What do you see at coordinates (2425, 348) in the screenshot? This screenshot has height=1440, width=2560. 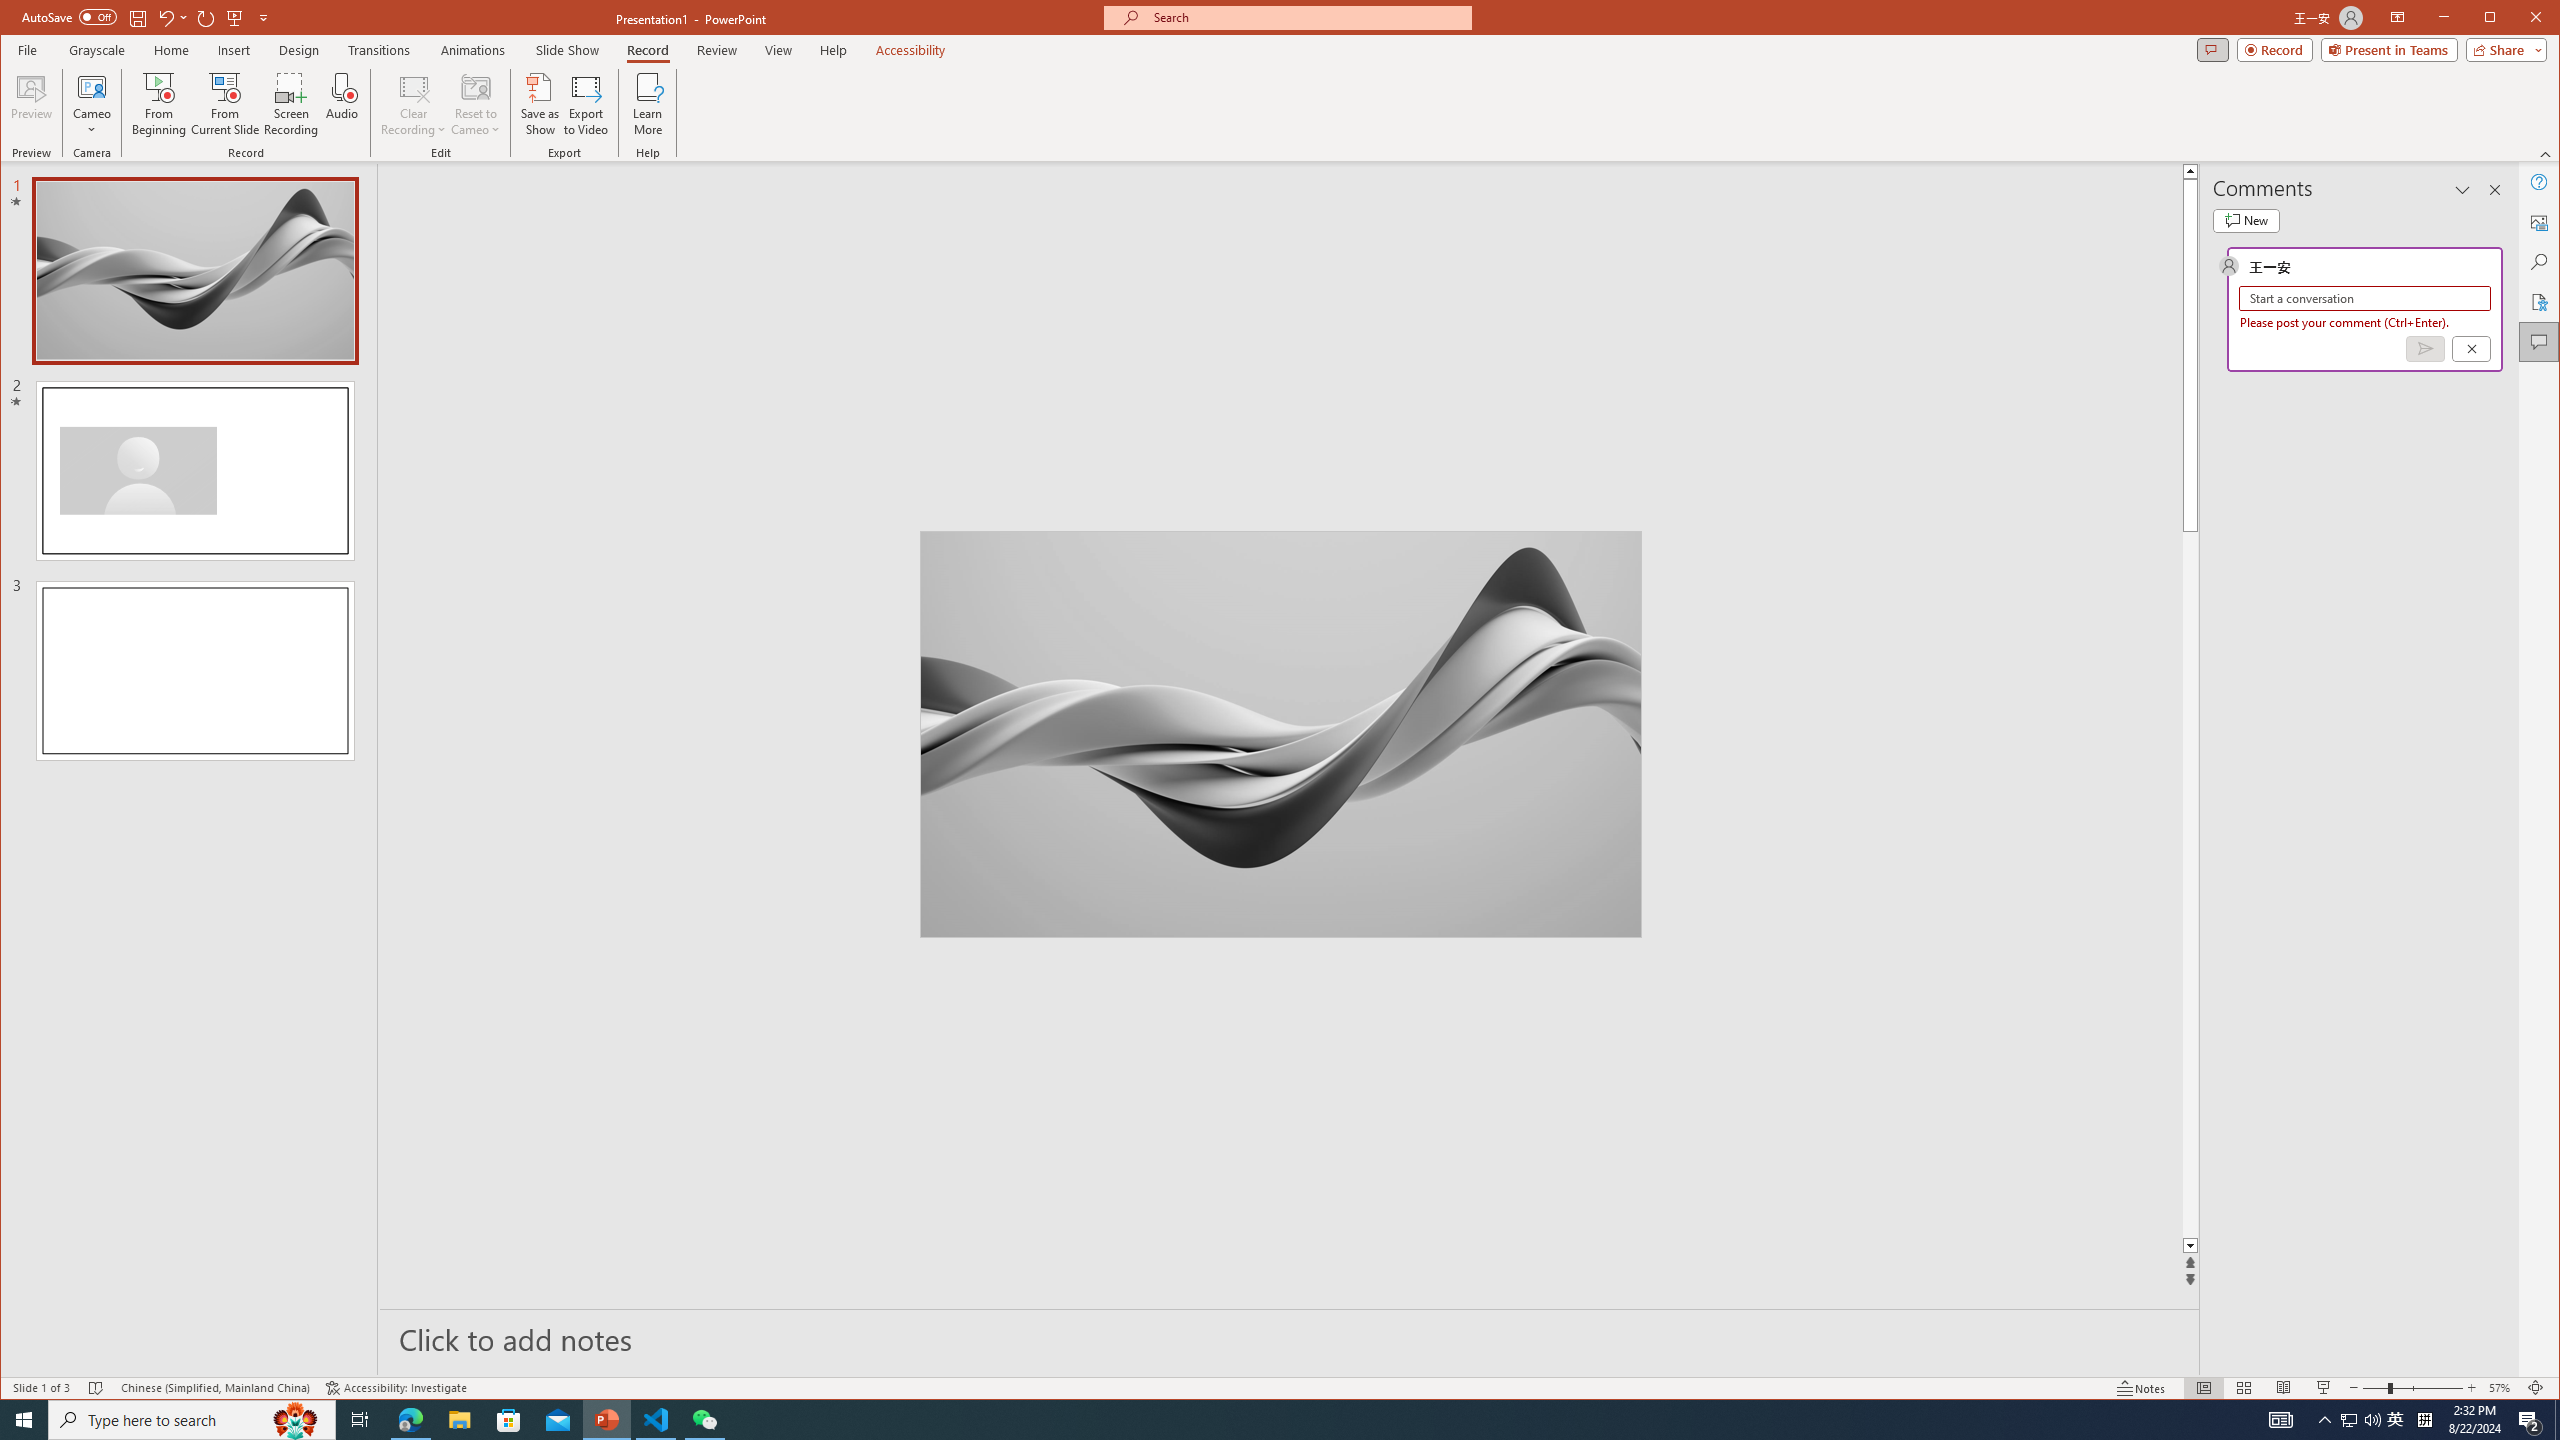 I see `'Post comment (Ctrl + Enter)'` at bounding box center [2425, 348].